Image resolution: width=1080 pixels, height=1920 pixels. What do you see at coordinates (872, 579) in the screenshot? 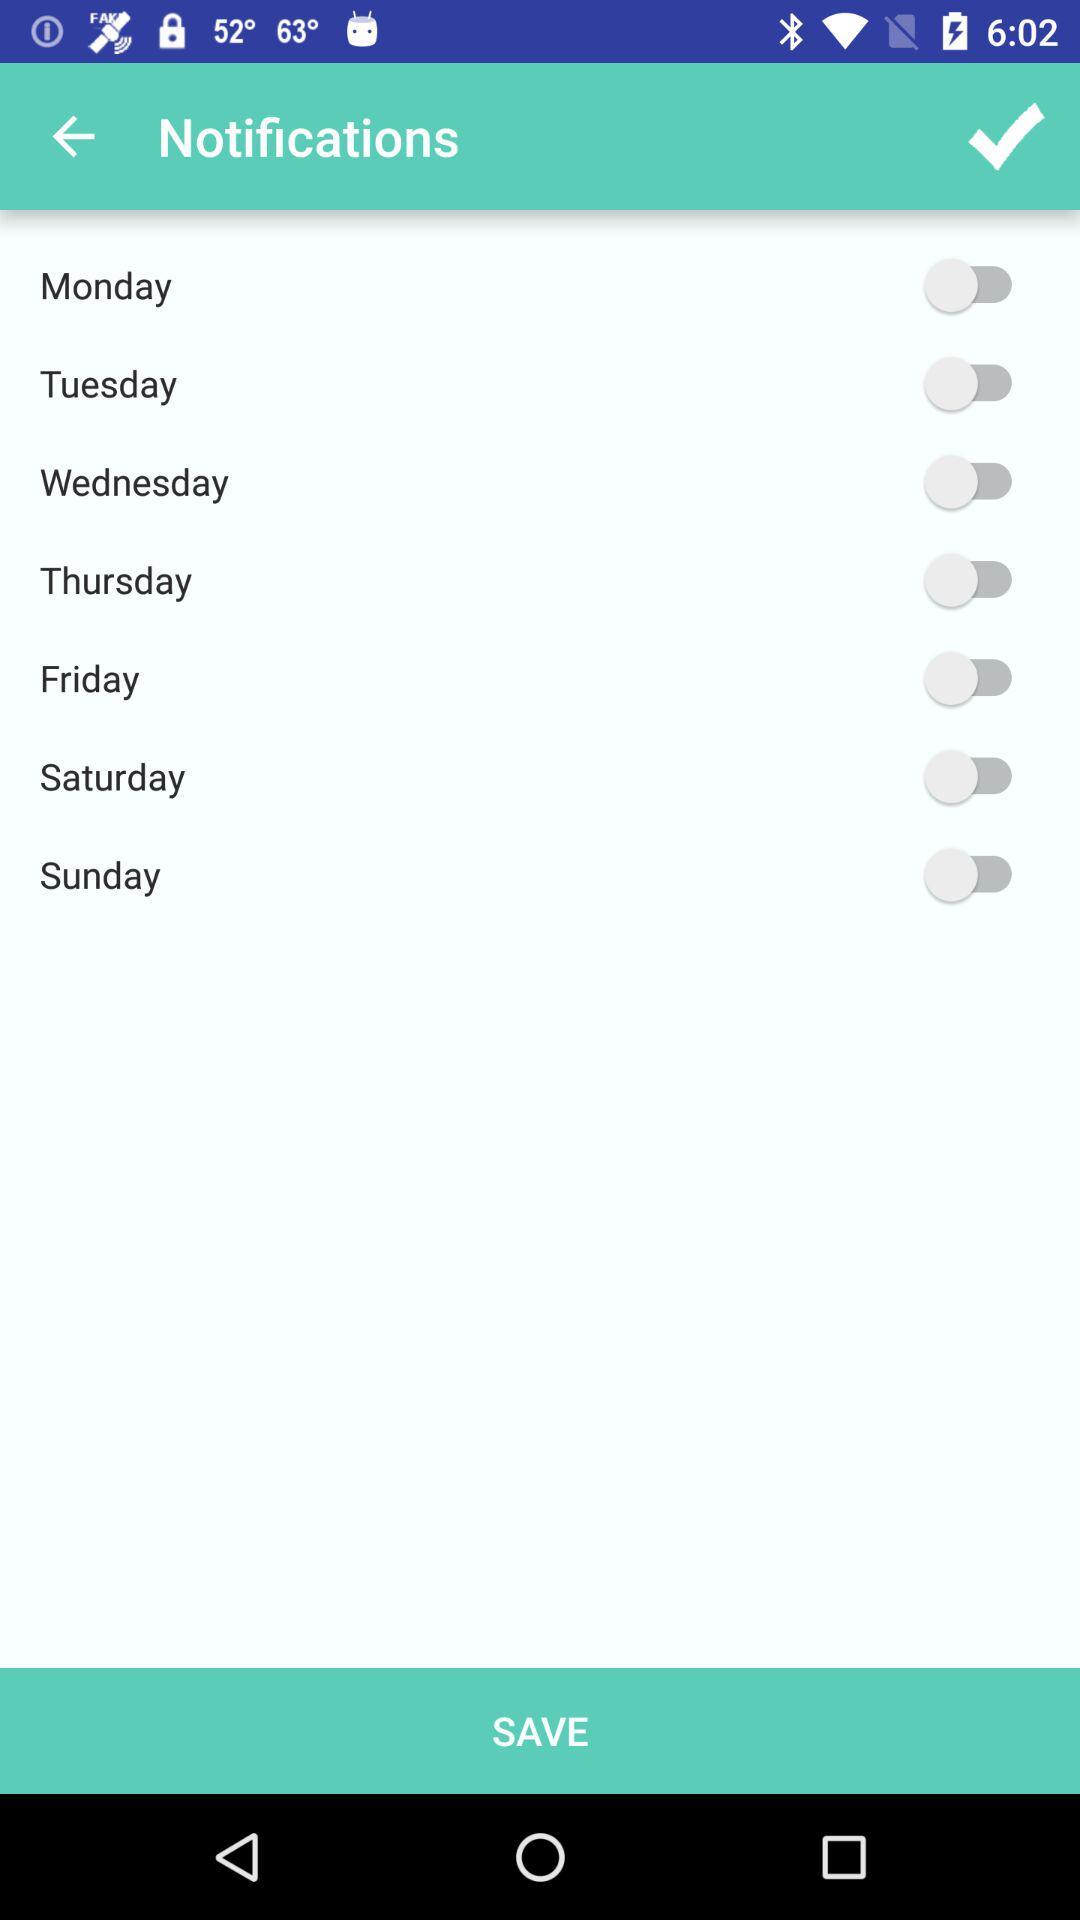
I see `the item to the right of thursday icon` at bounding box center [872, 579].